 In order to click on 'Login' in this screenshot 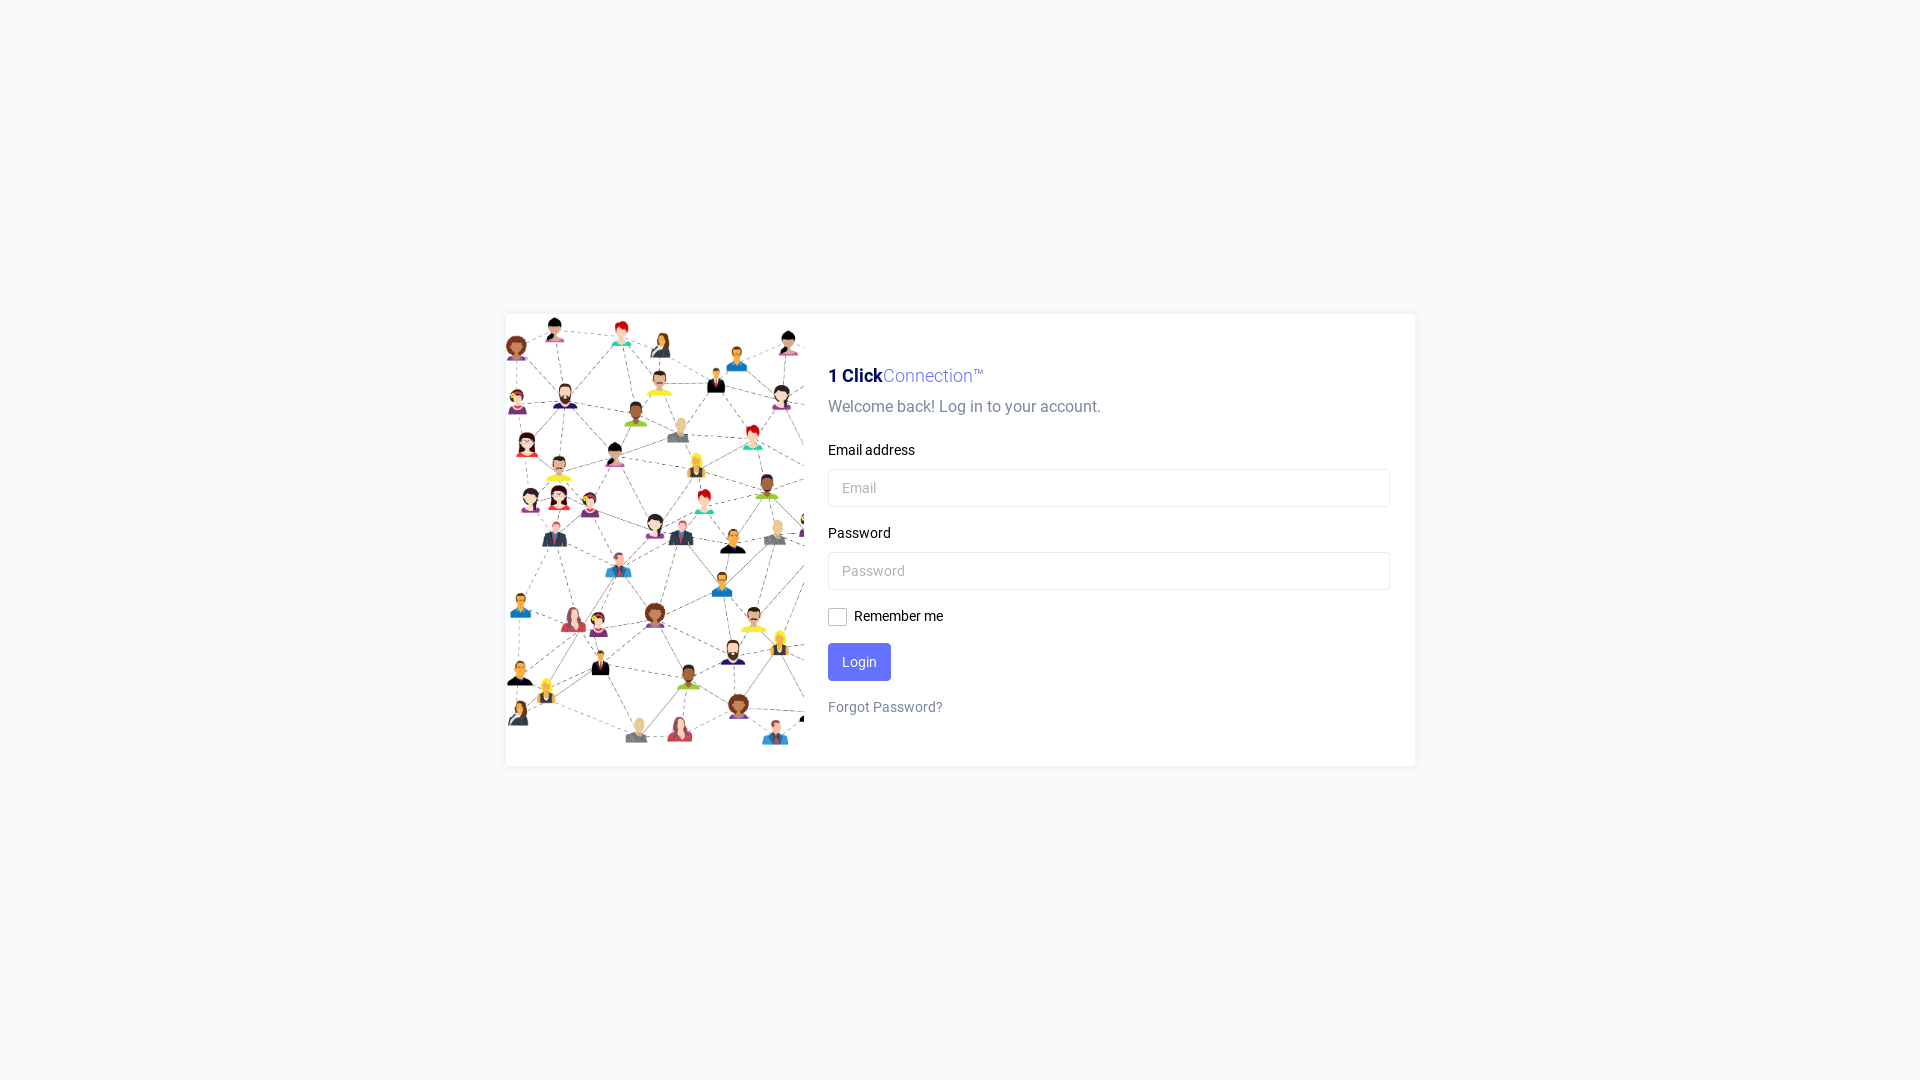, I will do `click(859, 662)`.